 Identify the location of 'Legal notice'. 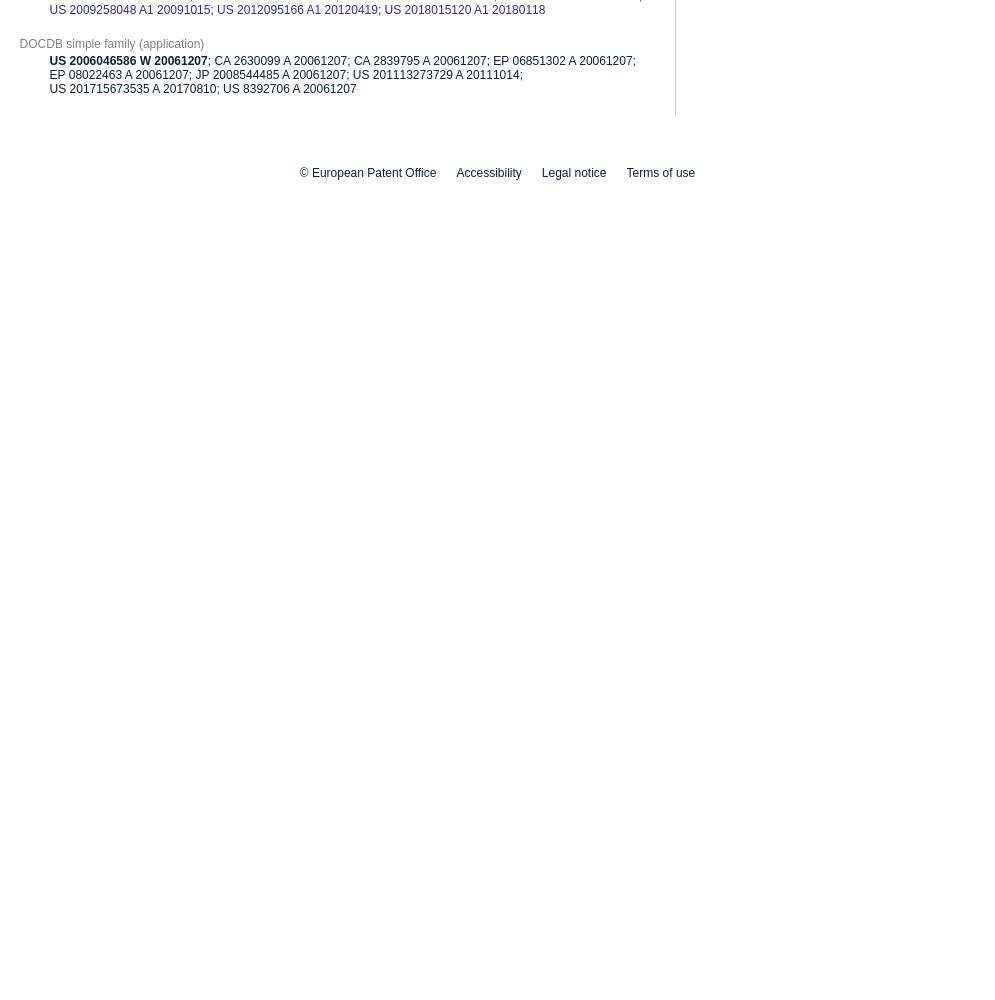
(540, 172).